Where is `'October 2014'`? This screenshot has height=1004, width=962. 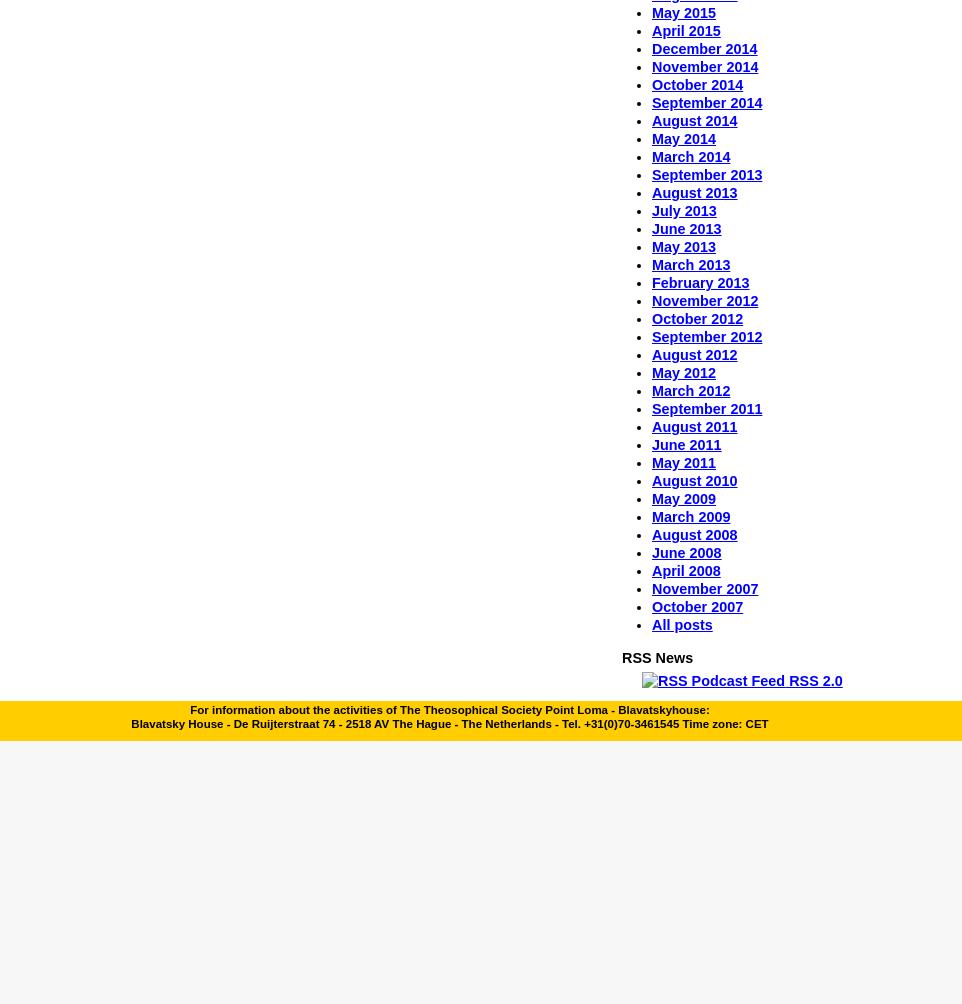
'October 2014' is located at coordinates (696, 85).